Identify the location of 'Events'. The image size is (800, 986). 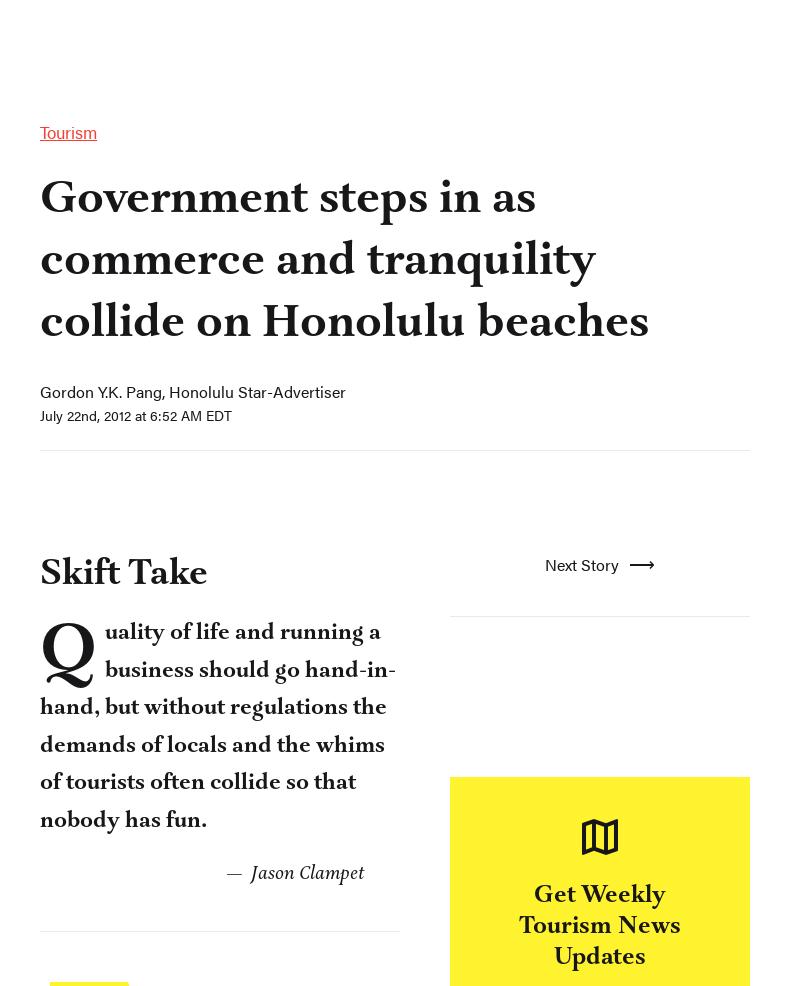
(241, 34).